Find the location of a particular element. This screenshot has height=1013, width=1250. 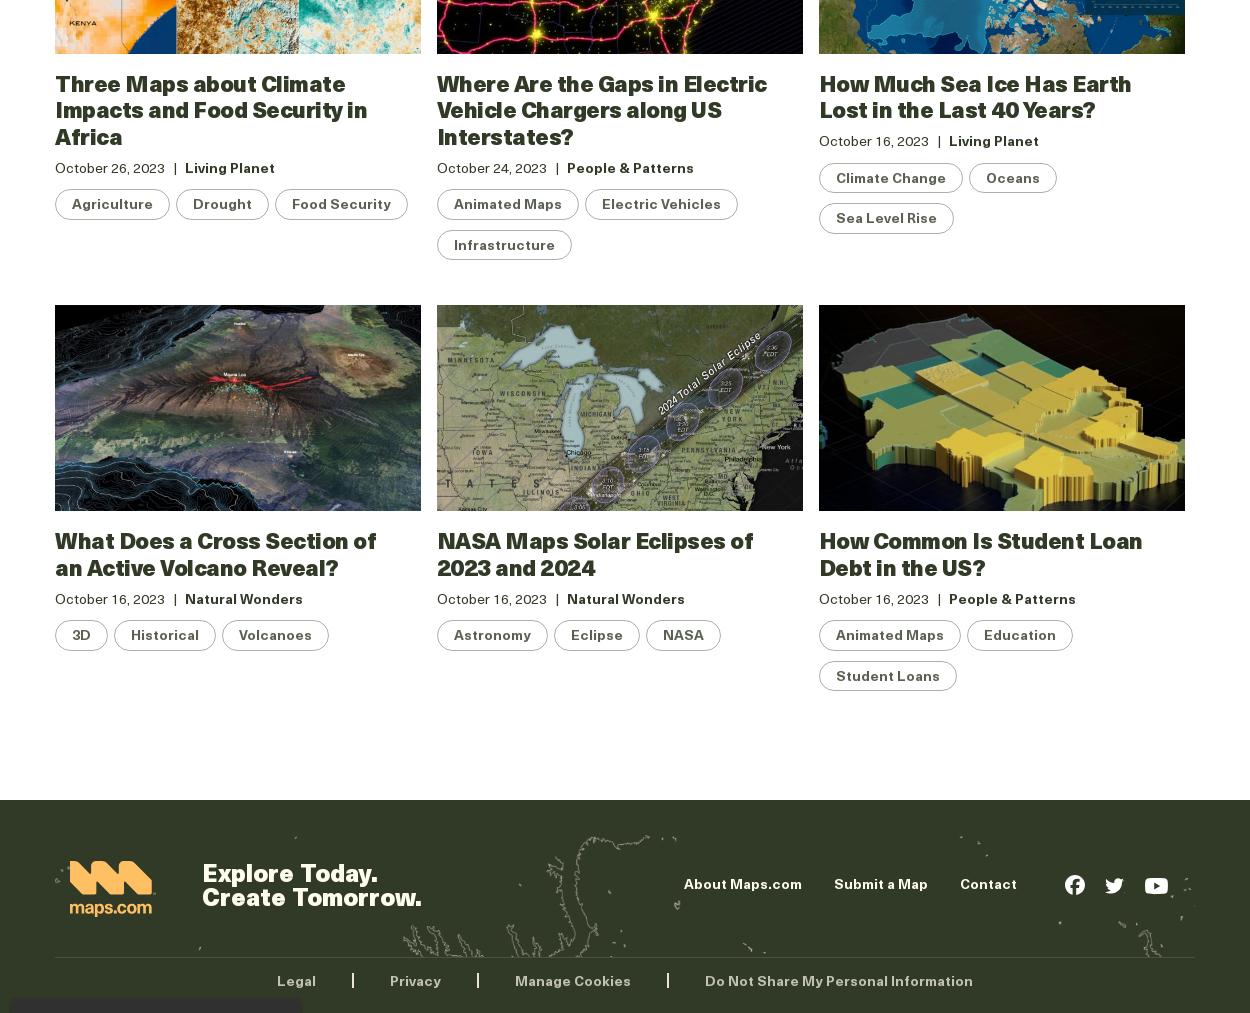

'3D' is located at coordinates (80, 633).